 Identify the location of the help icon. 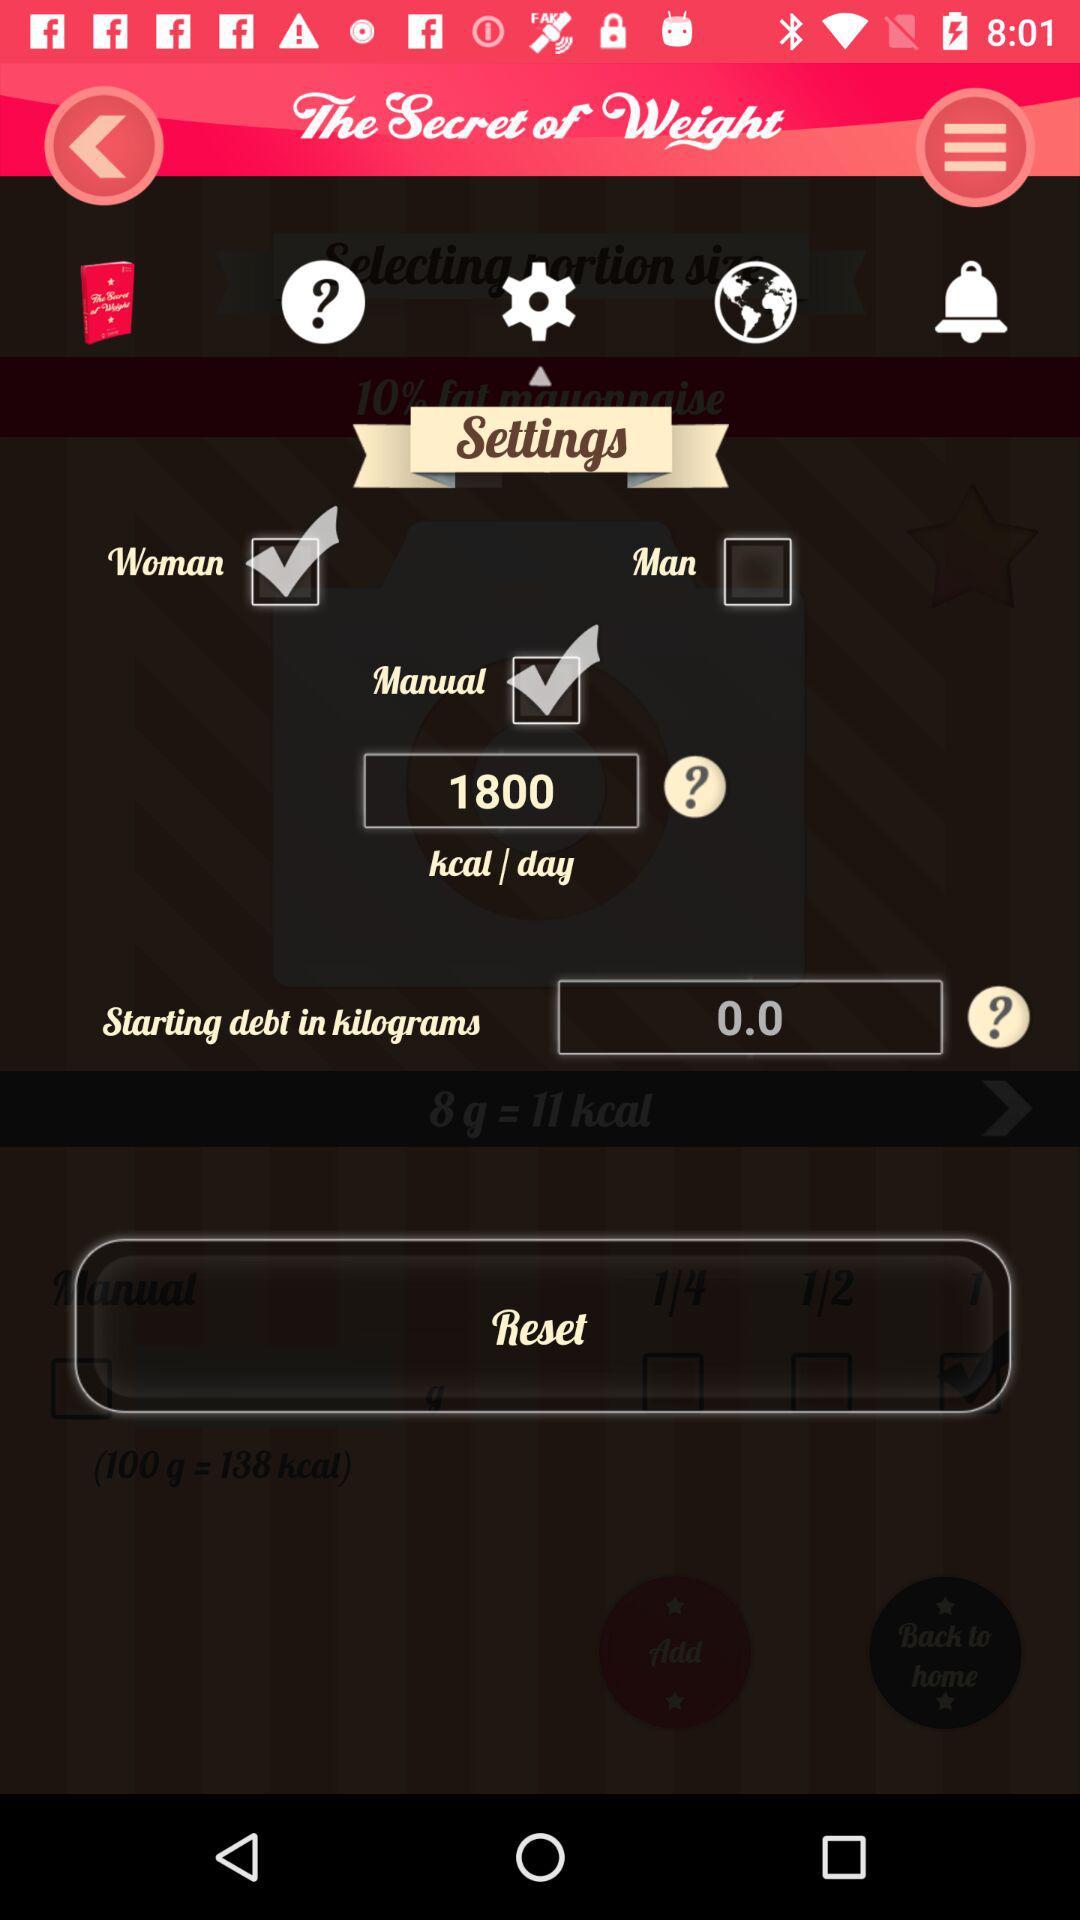
(695, 785).